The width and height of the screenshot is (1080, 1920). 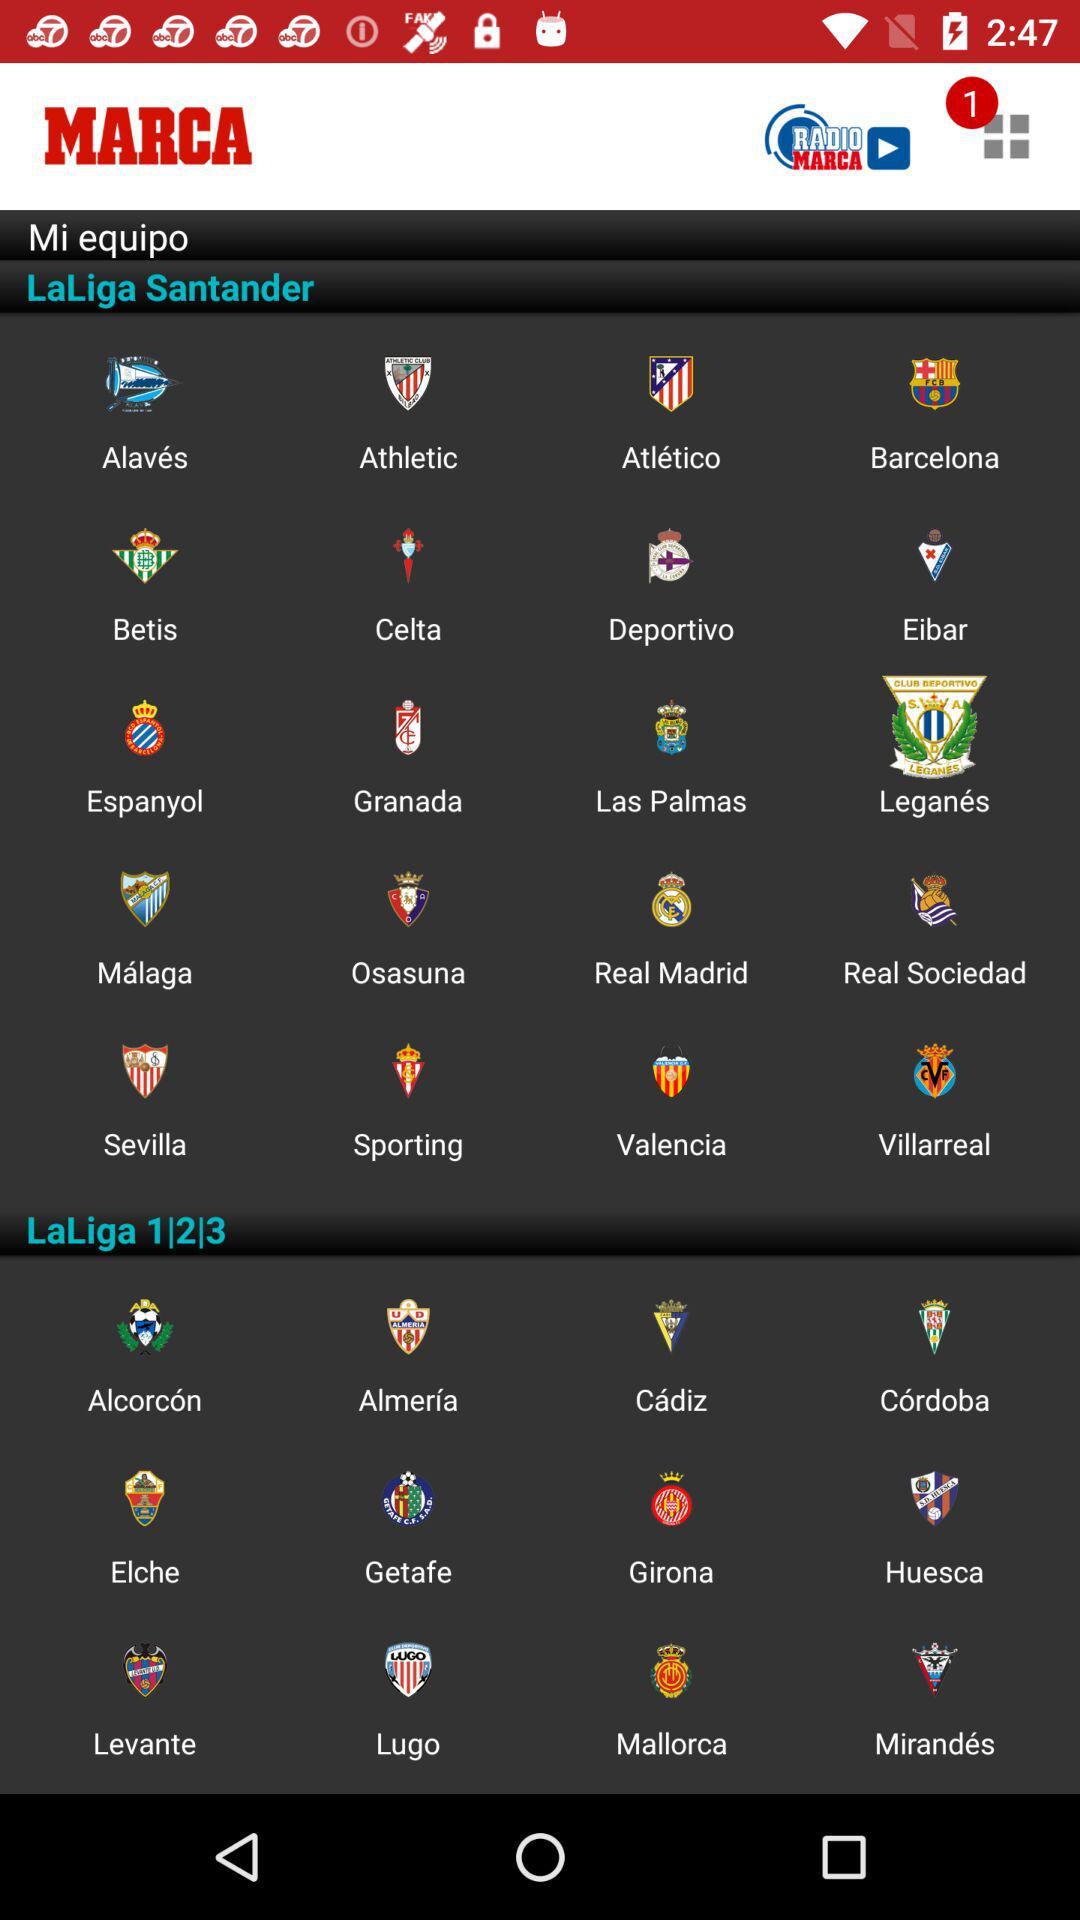 I want to click on the compare icon, so click(x=407, y=555).